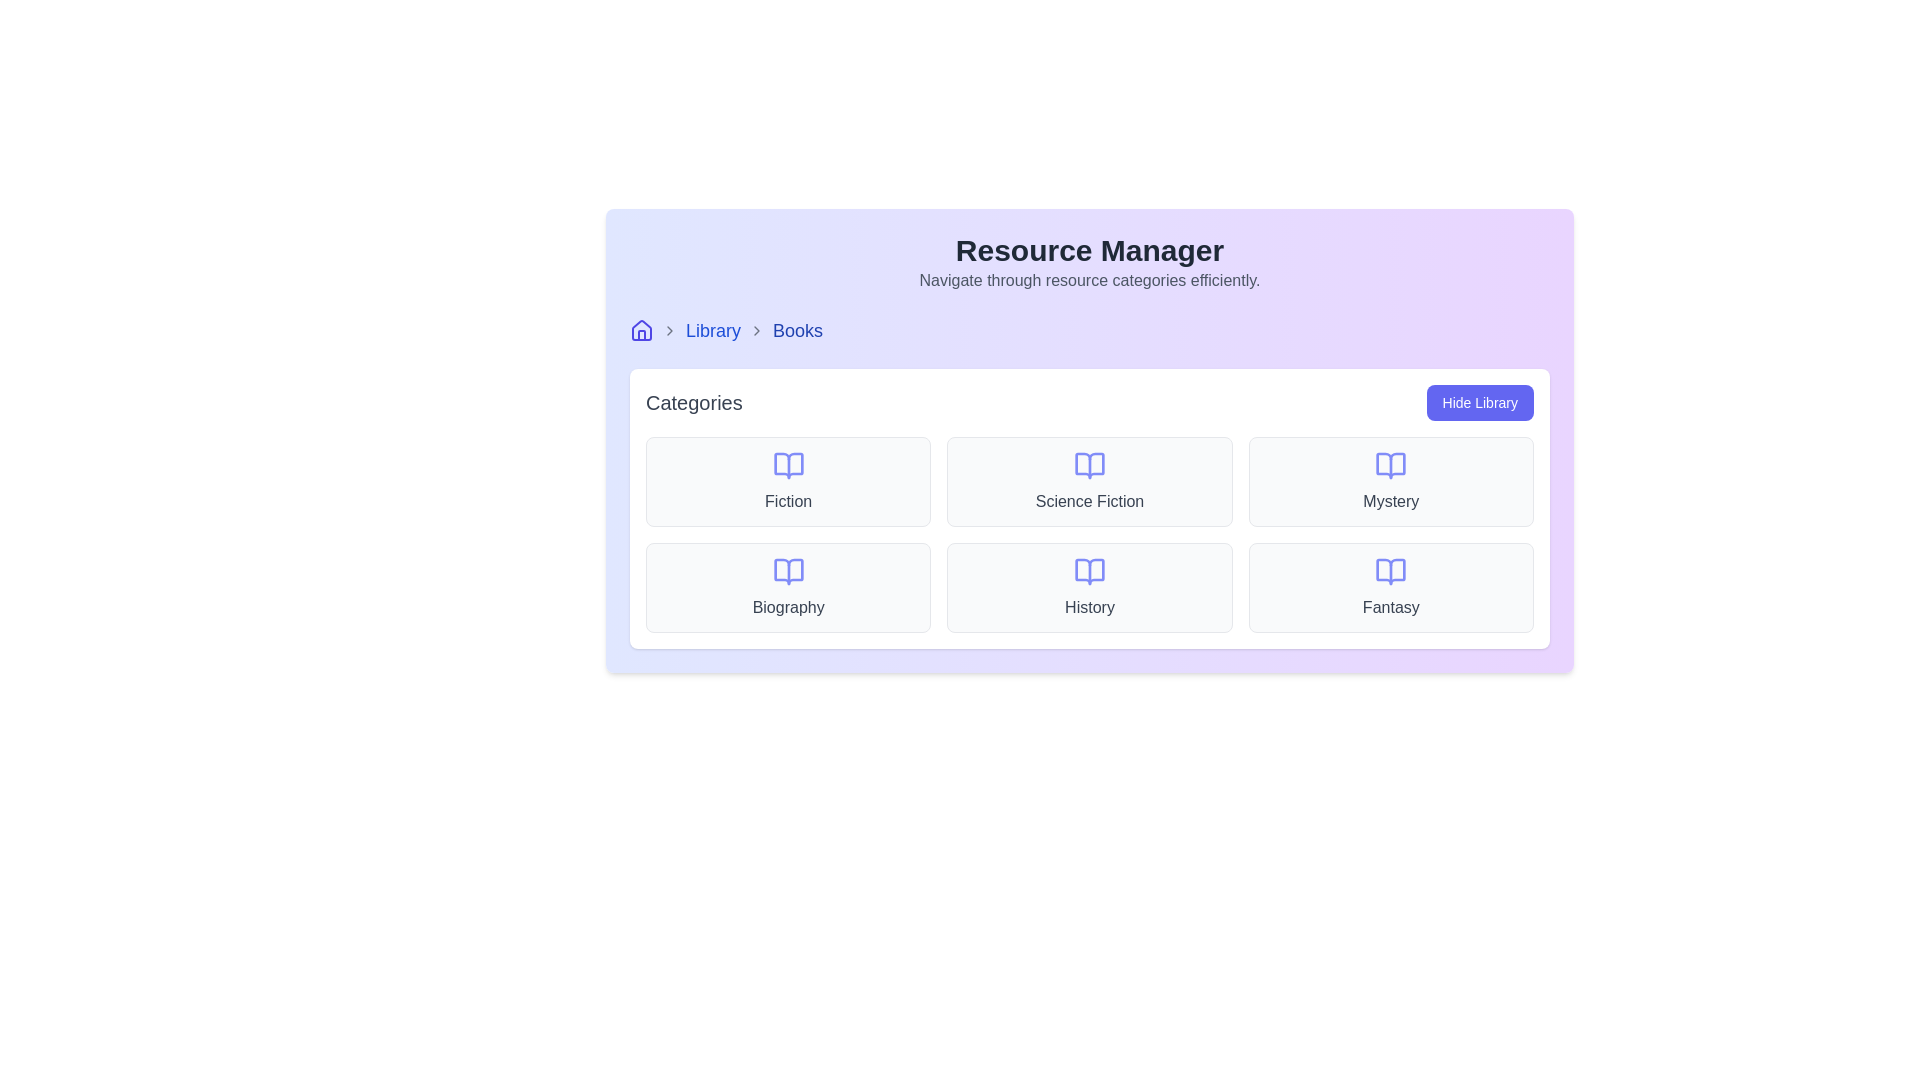 The image size is (1920, 1080). I want to click on the 'Science Fiction' text label, which serves as a category label in the categories grid, so click(1088, 500).